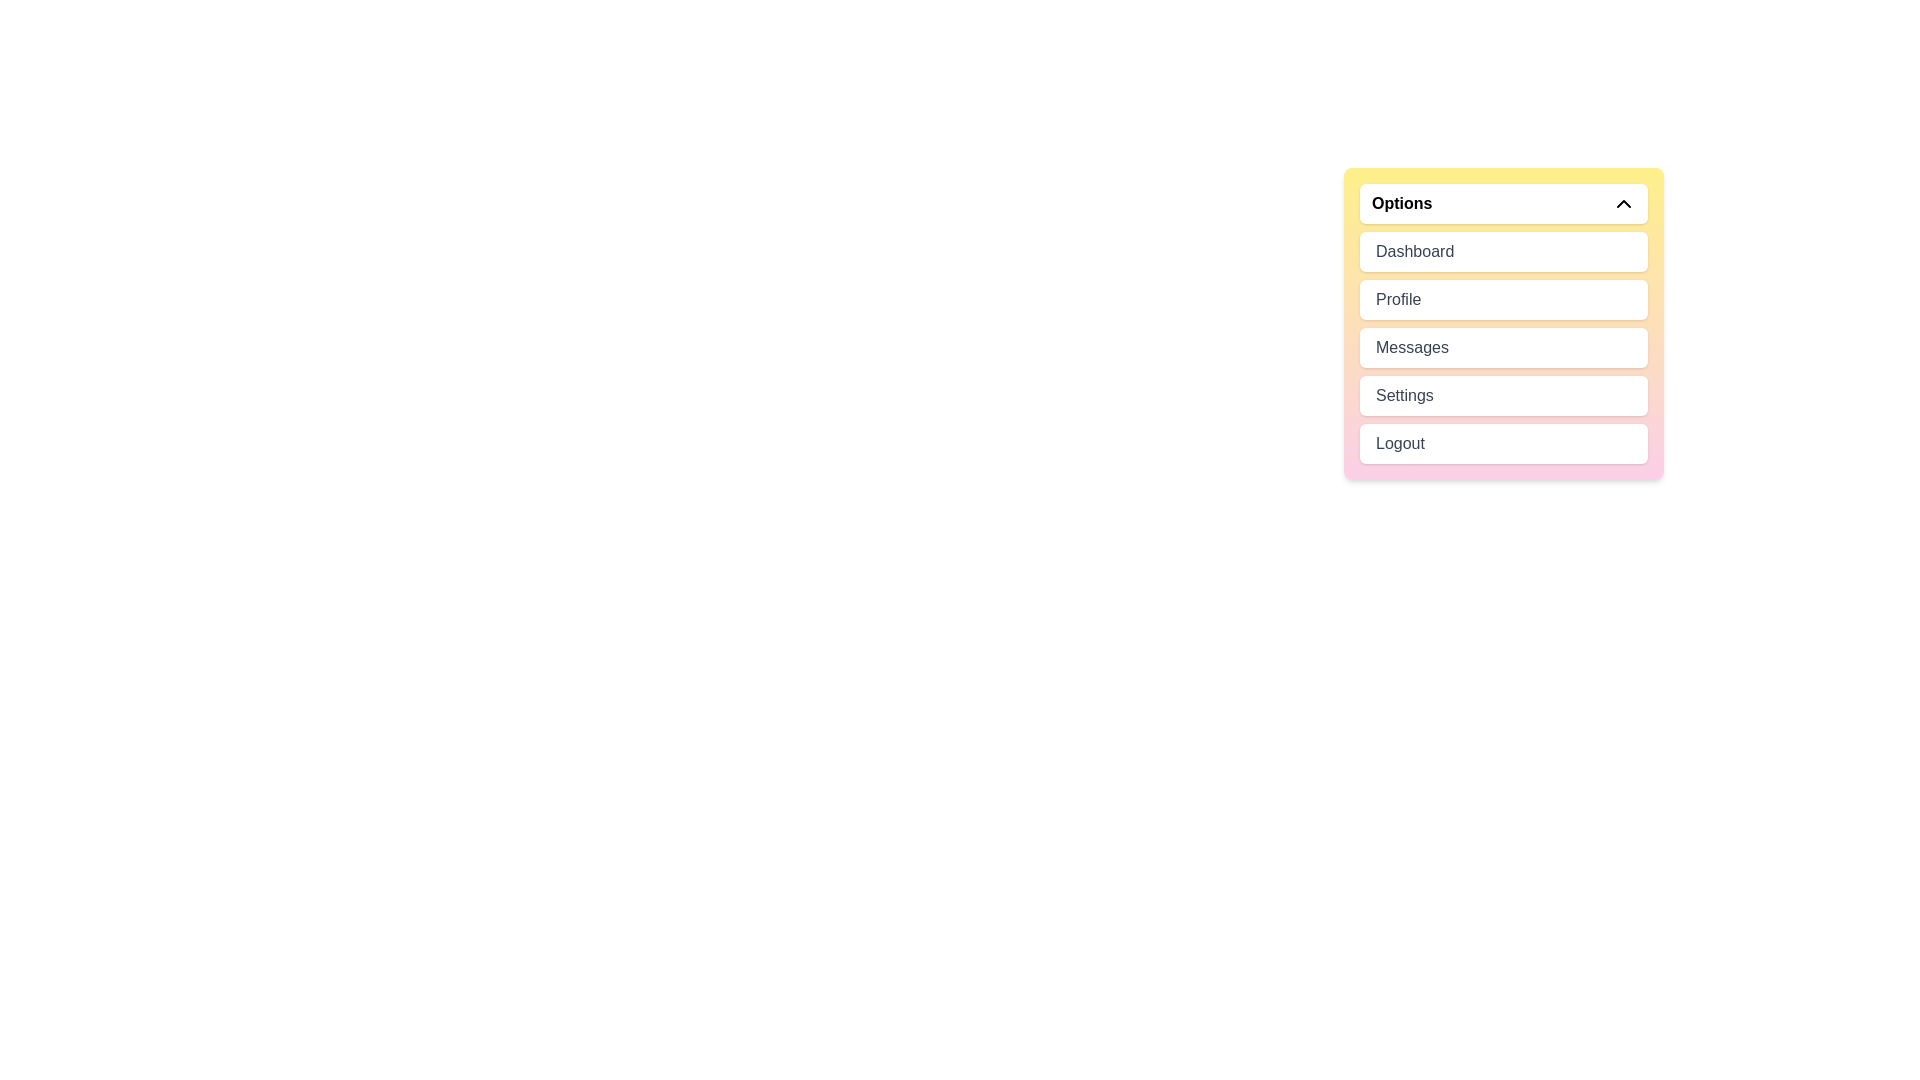 The image size is (1920, 1080). Describe the element at coordinates (1503, 204) in the screenshot. I see `the dropdown menu button to toggle its state` at that location.